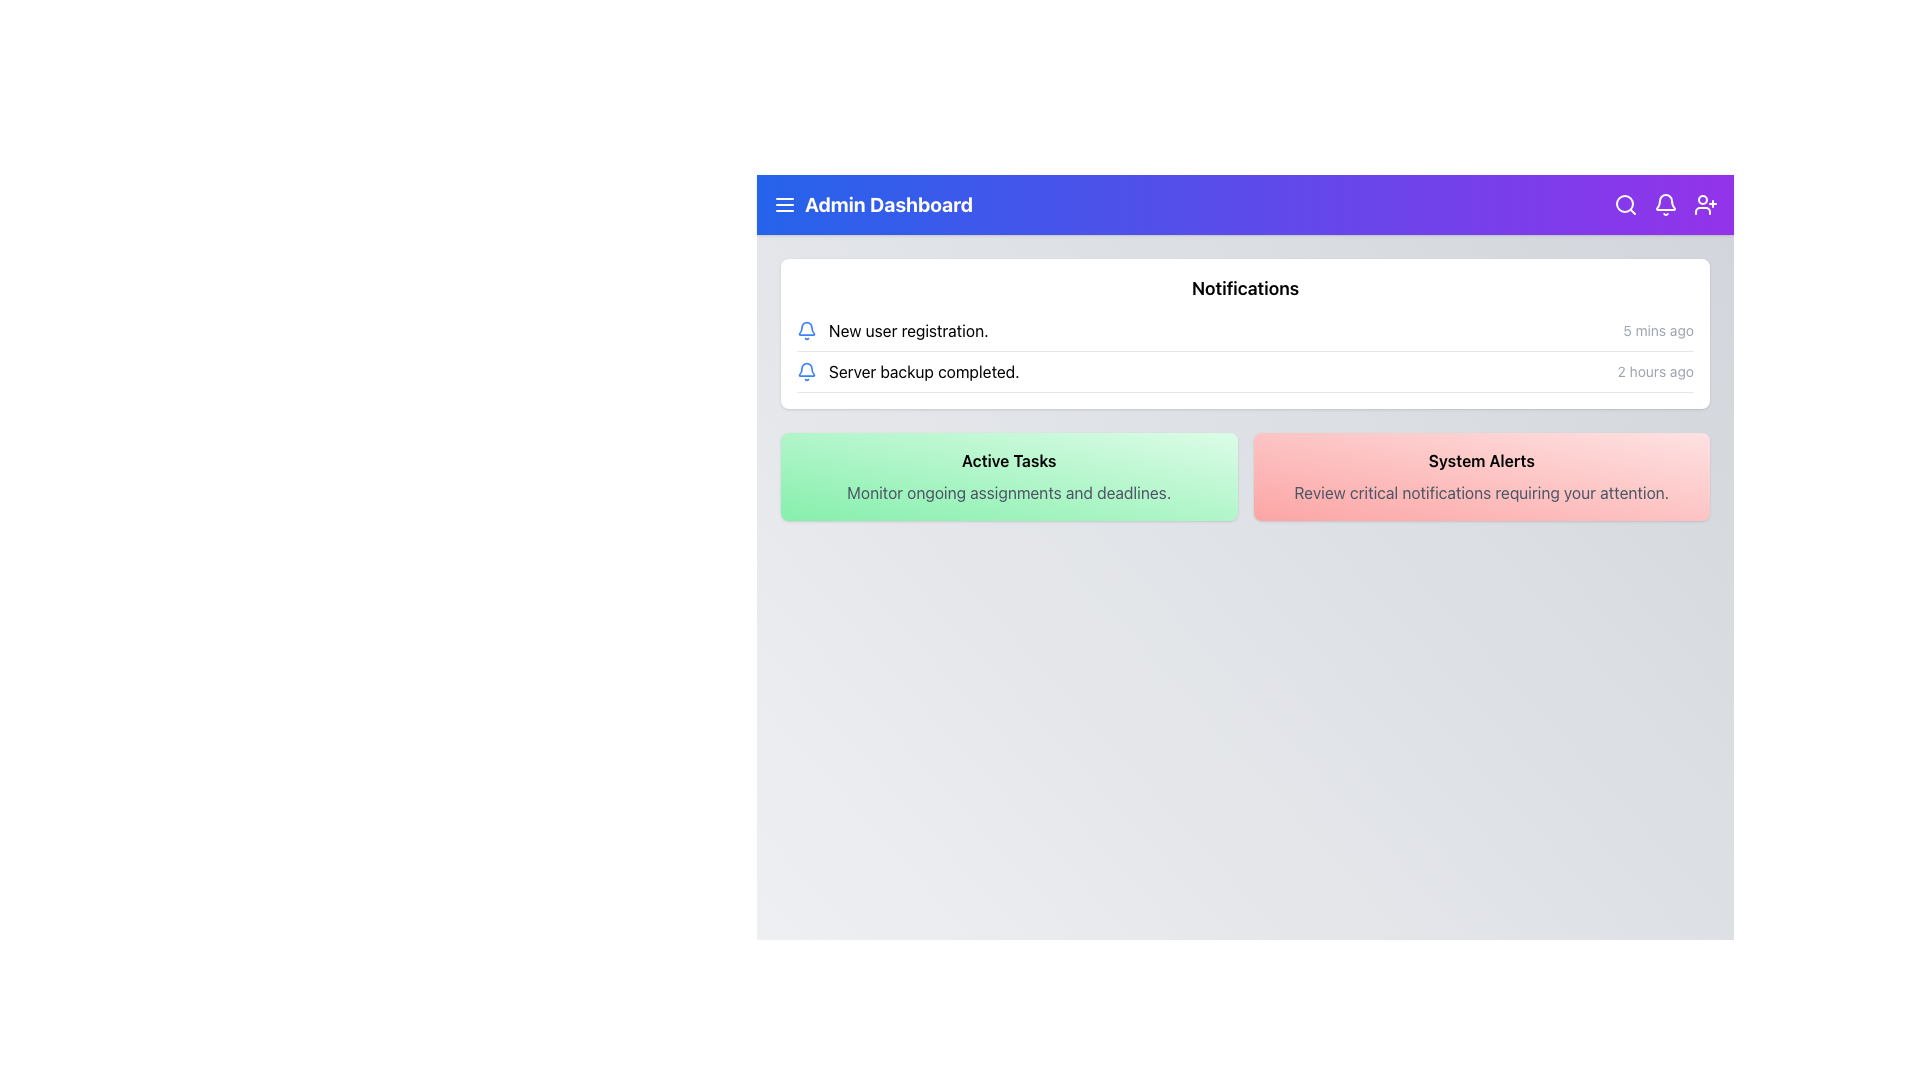  I want to click on the 'Notifications' text label, which is styled in bold and serves as the heading within a white card that displays notifications, so click(1244, 289).